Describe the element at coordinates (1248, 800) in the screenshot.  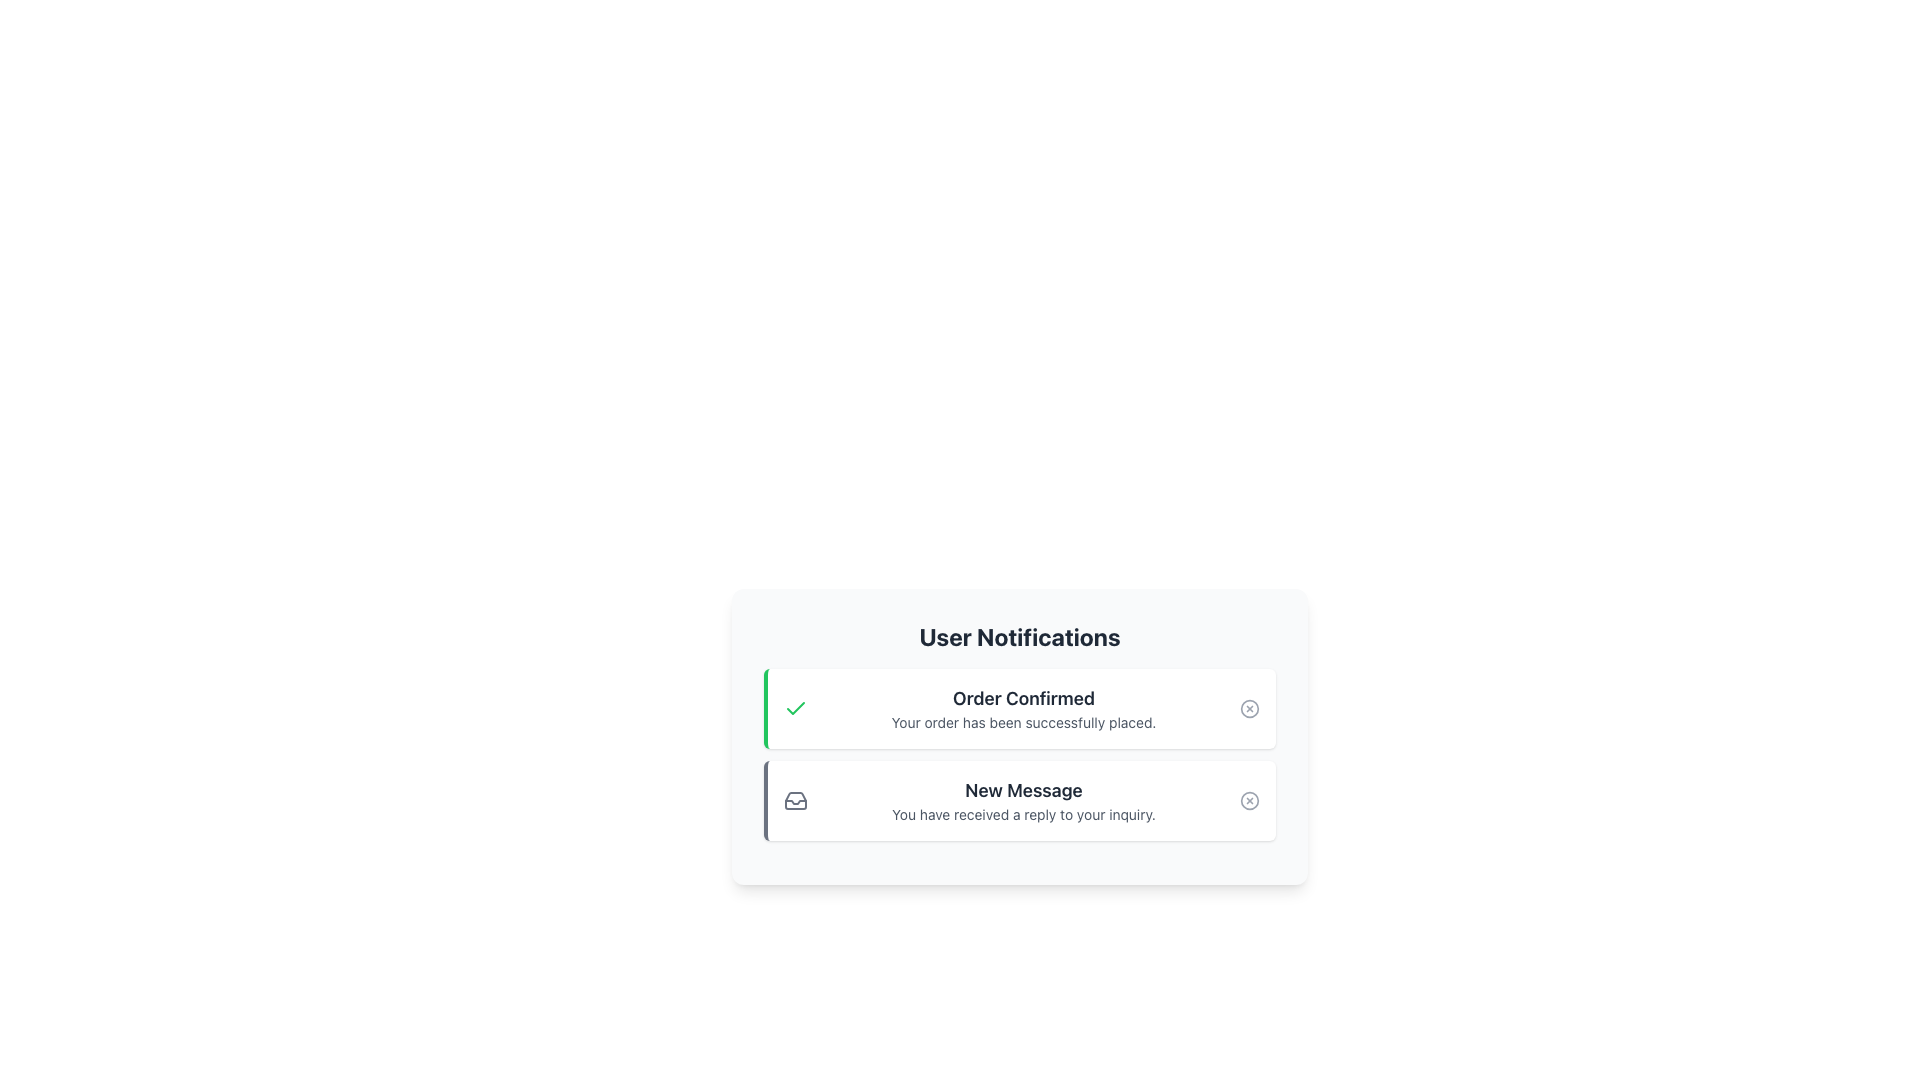
I see `the dismiss button located at the far right end of the 'New Message' notification card` at that location.